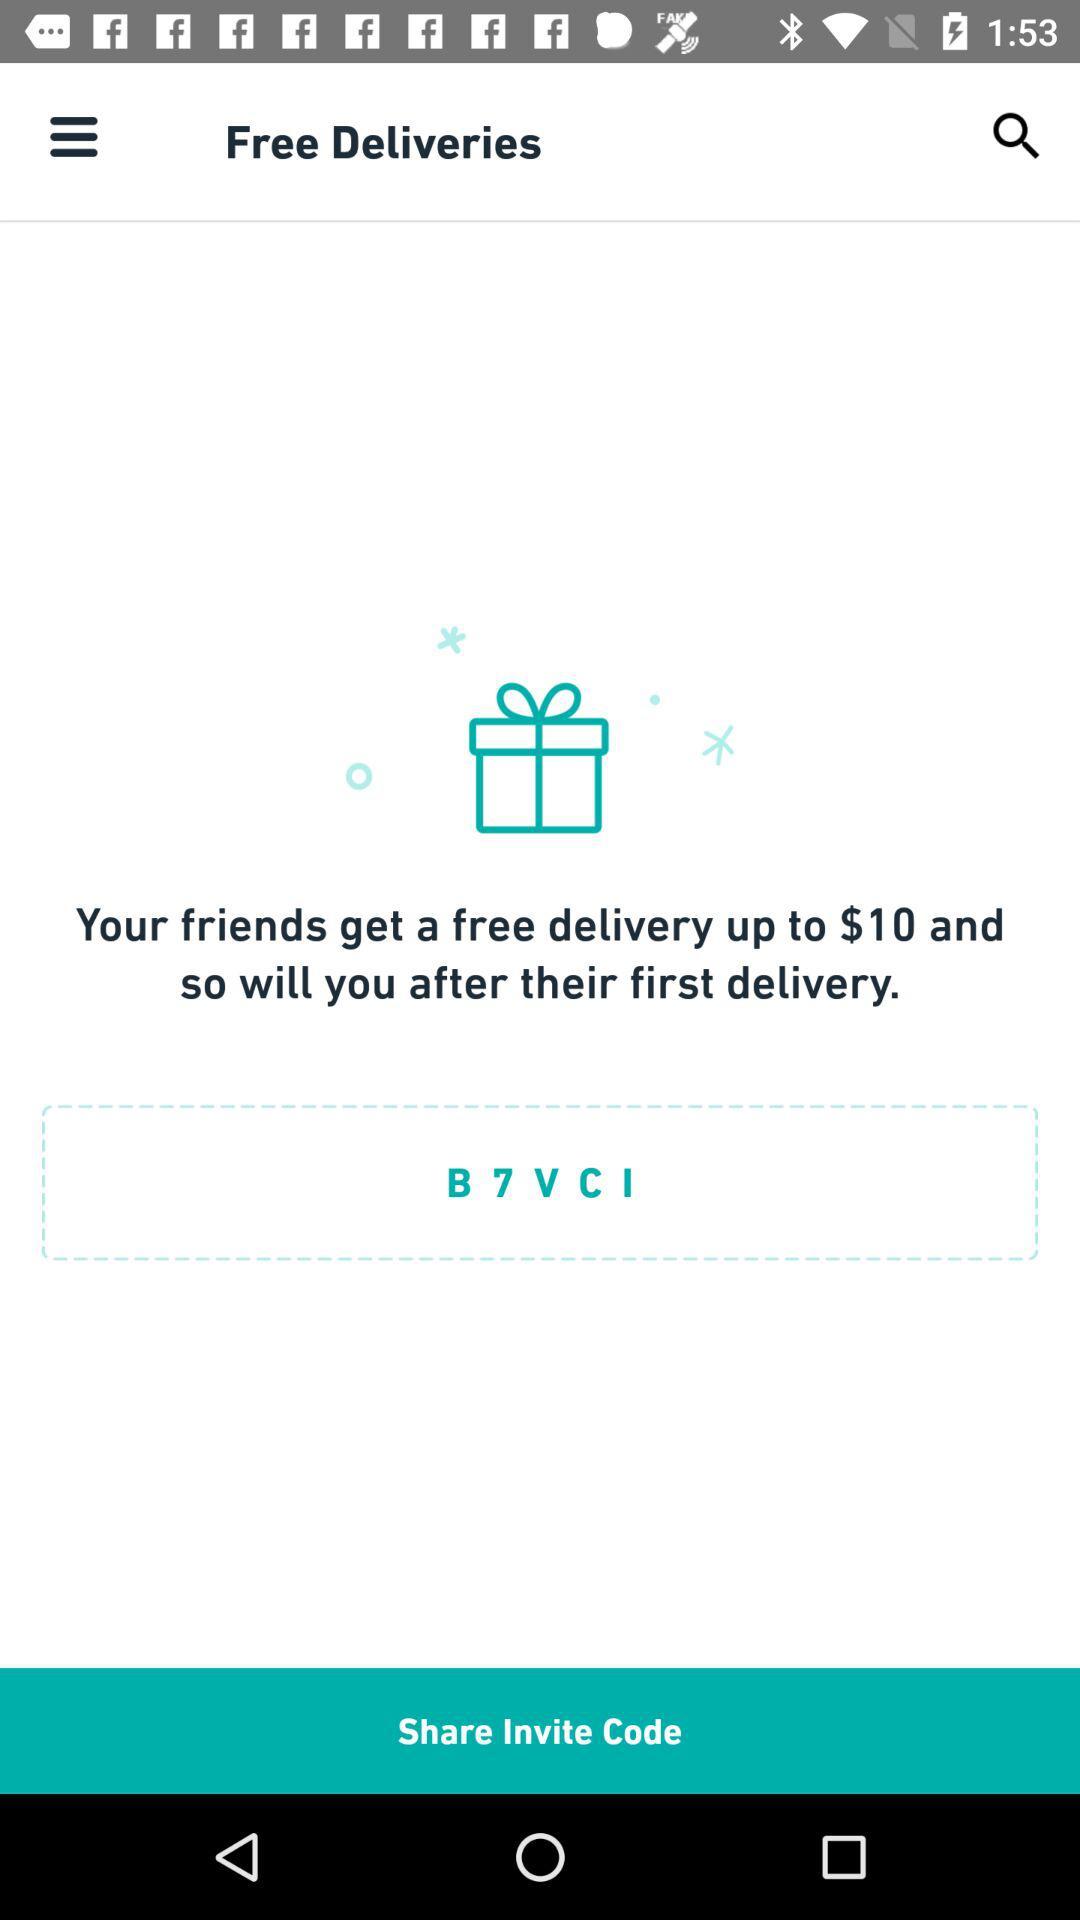  I want to click on item to the left of free deliveries, so click(72, 135).